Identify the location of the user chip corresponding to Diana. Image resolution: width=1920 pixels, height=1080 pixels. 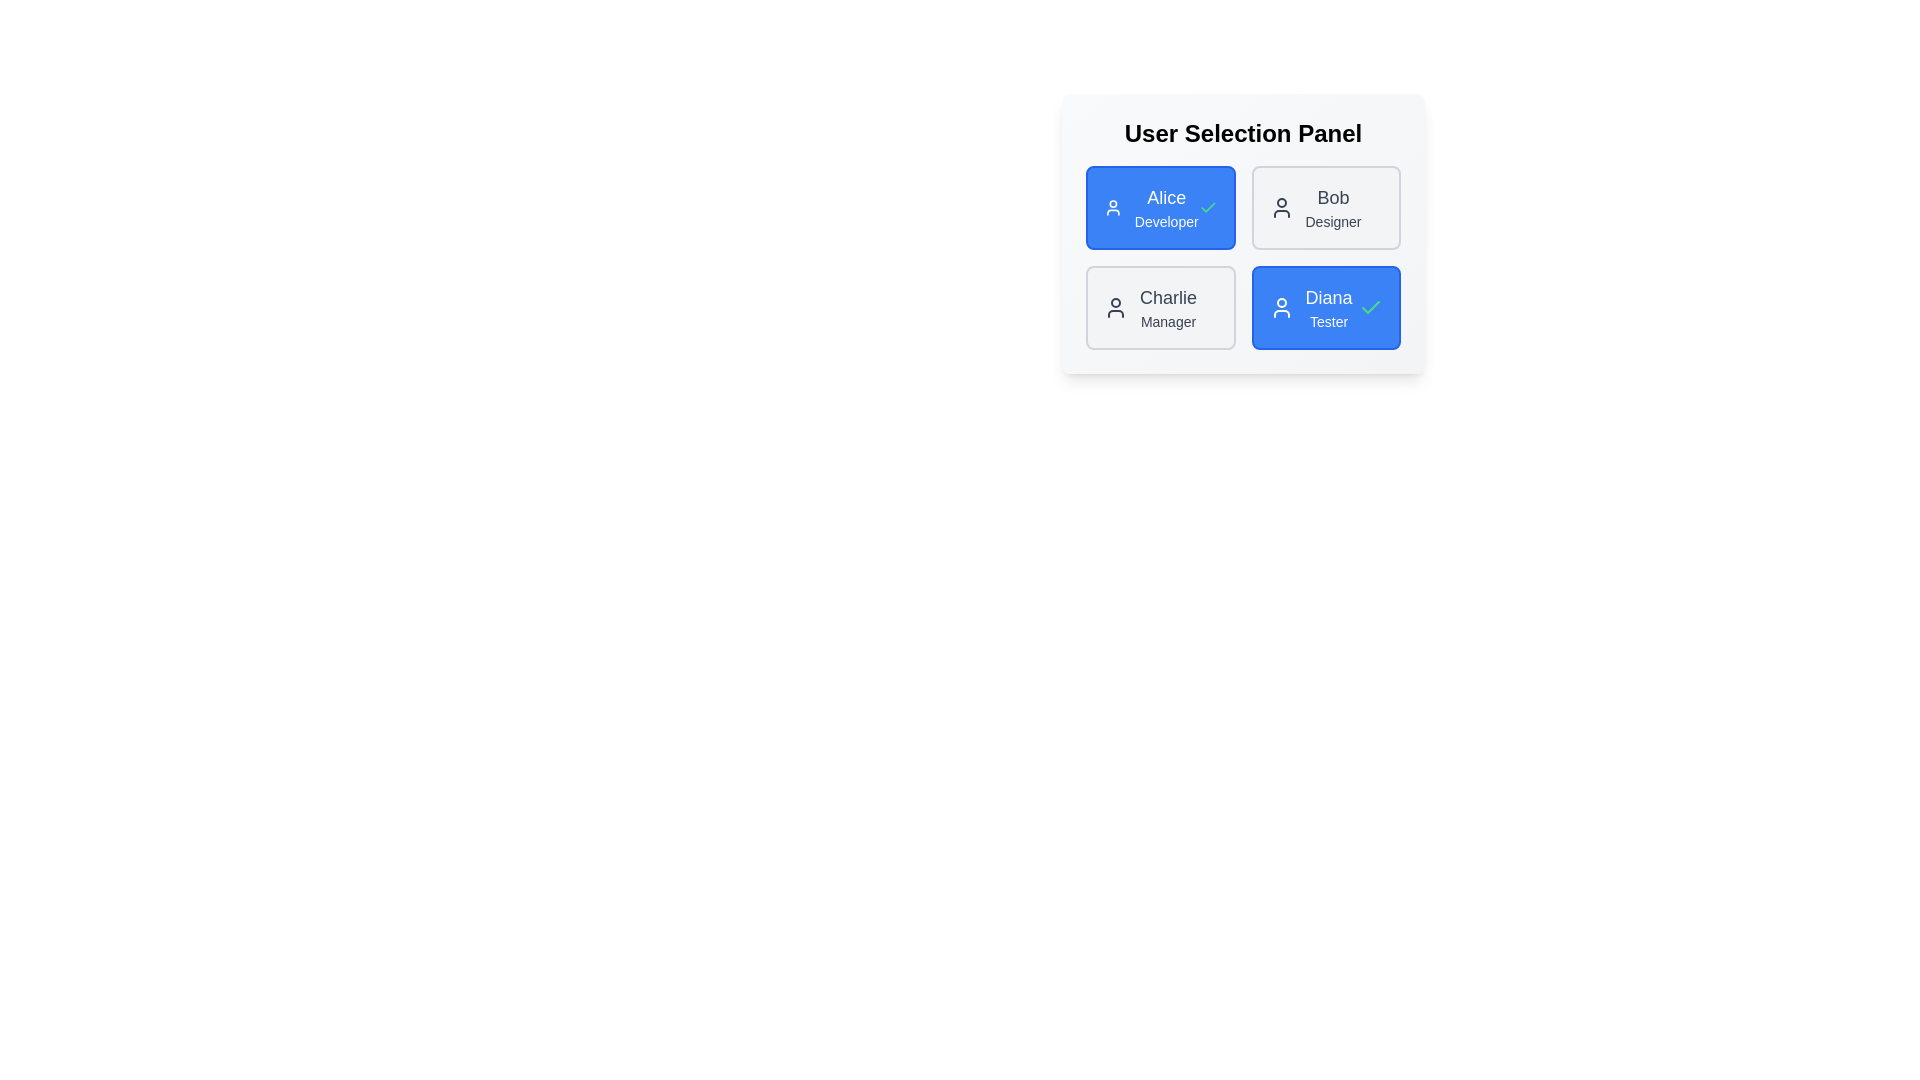
(1326, 308).